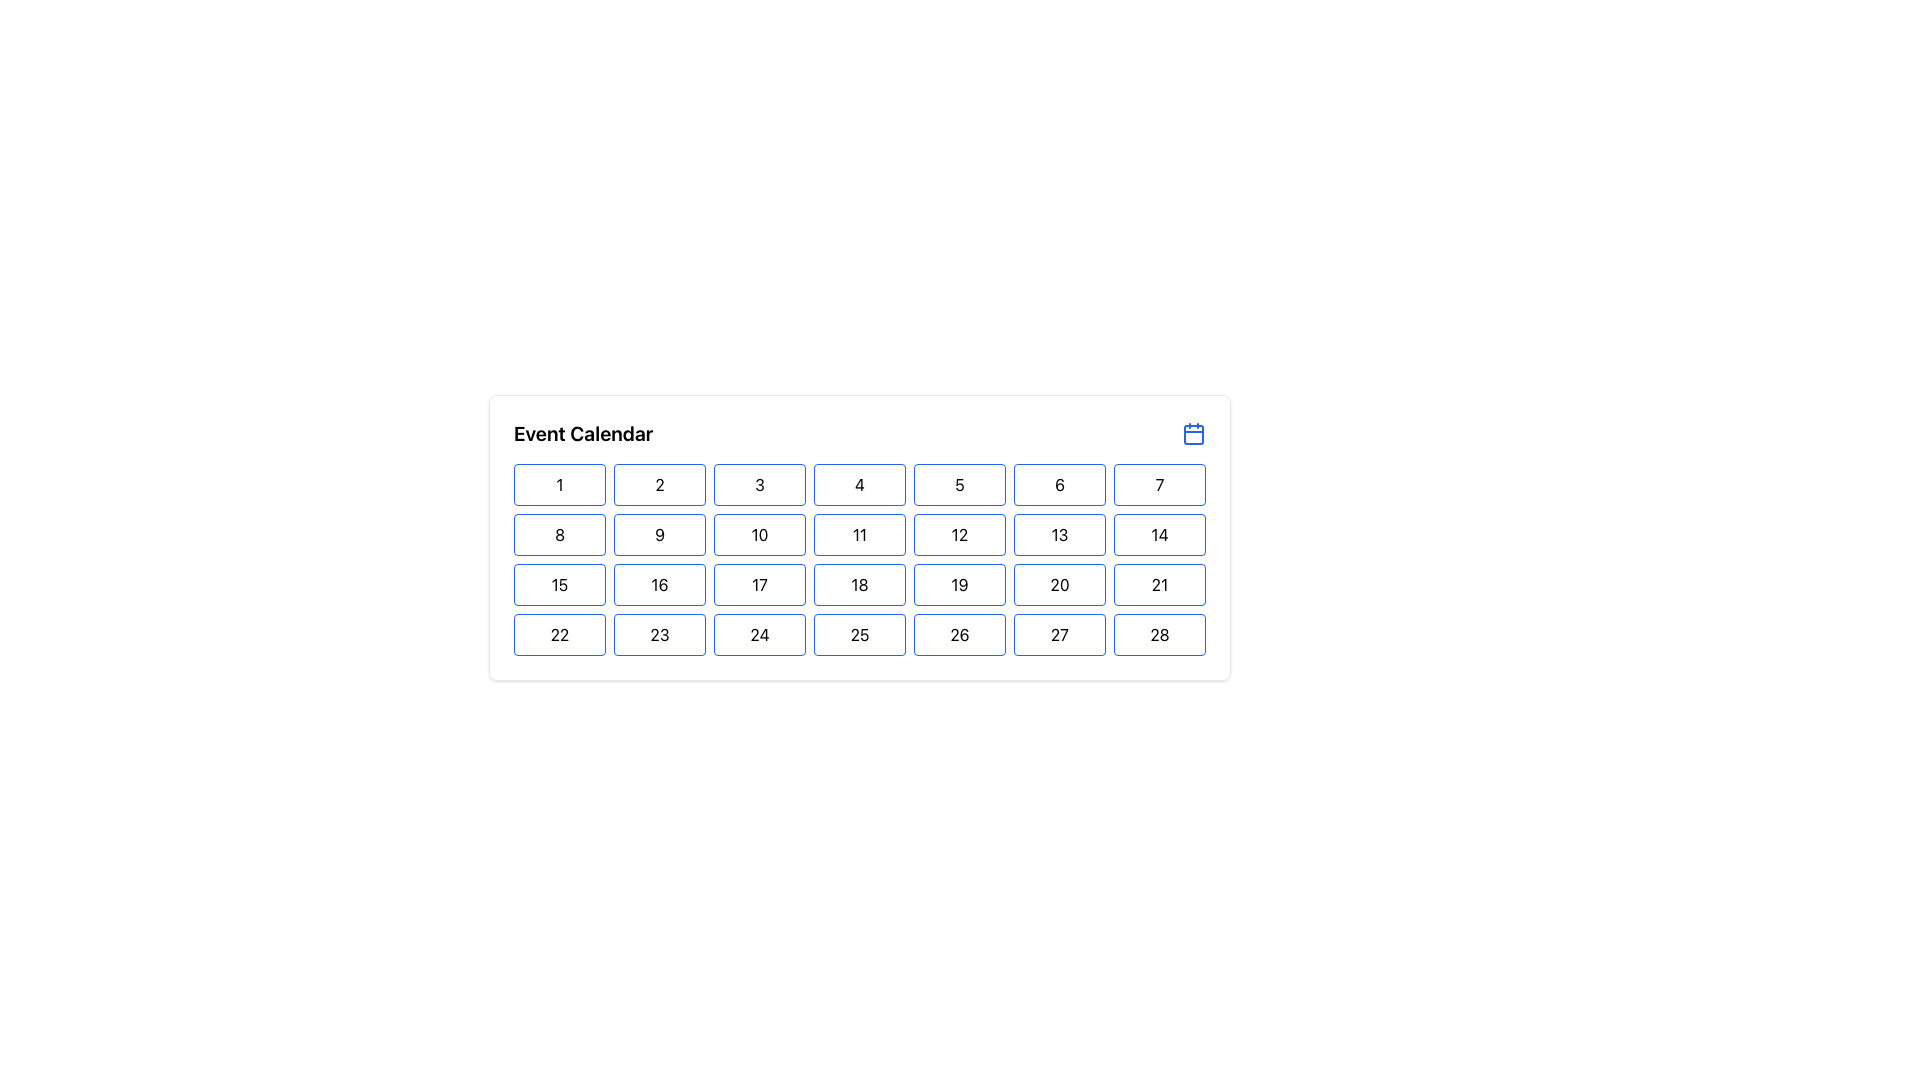 The width and height of the screenshot is (1920, 1080). I want to click on the rectangular button with rounded corners labeled '24' in bold black text, so click(758, 635).